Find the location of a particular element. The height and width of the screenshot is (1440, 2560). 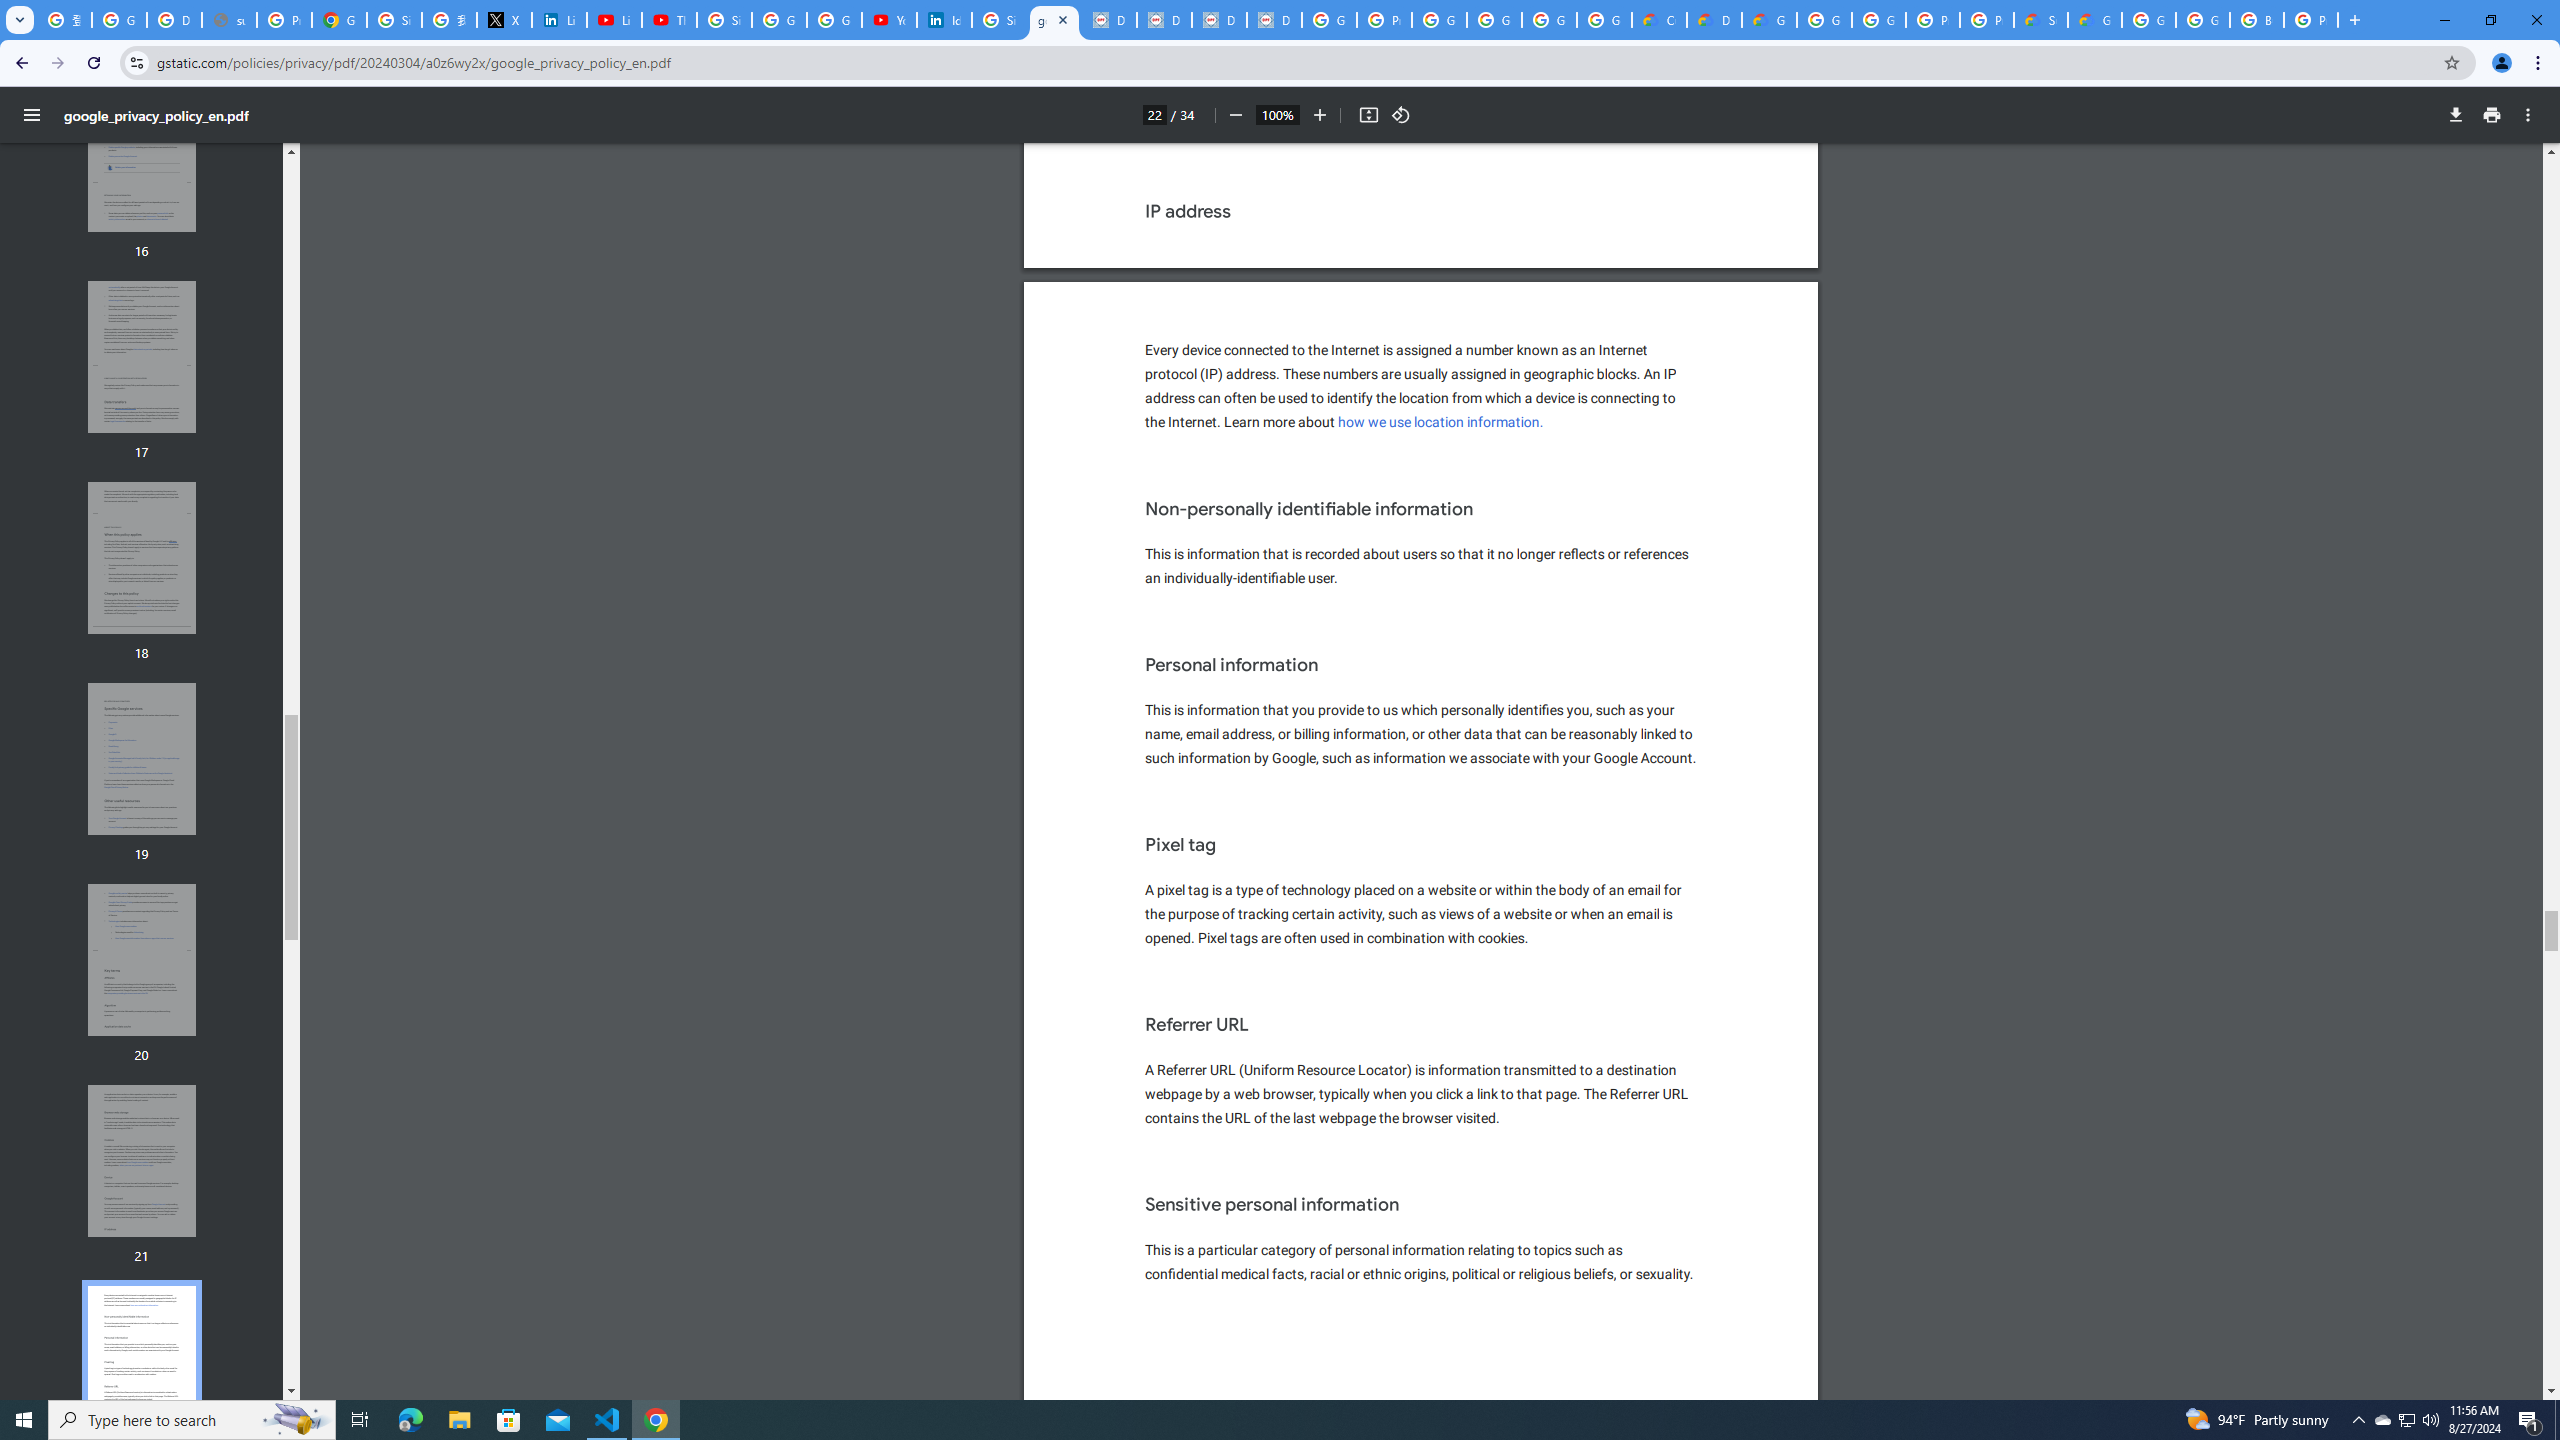

'Thumbnail for page 19' is located at coordinates (142, 758).